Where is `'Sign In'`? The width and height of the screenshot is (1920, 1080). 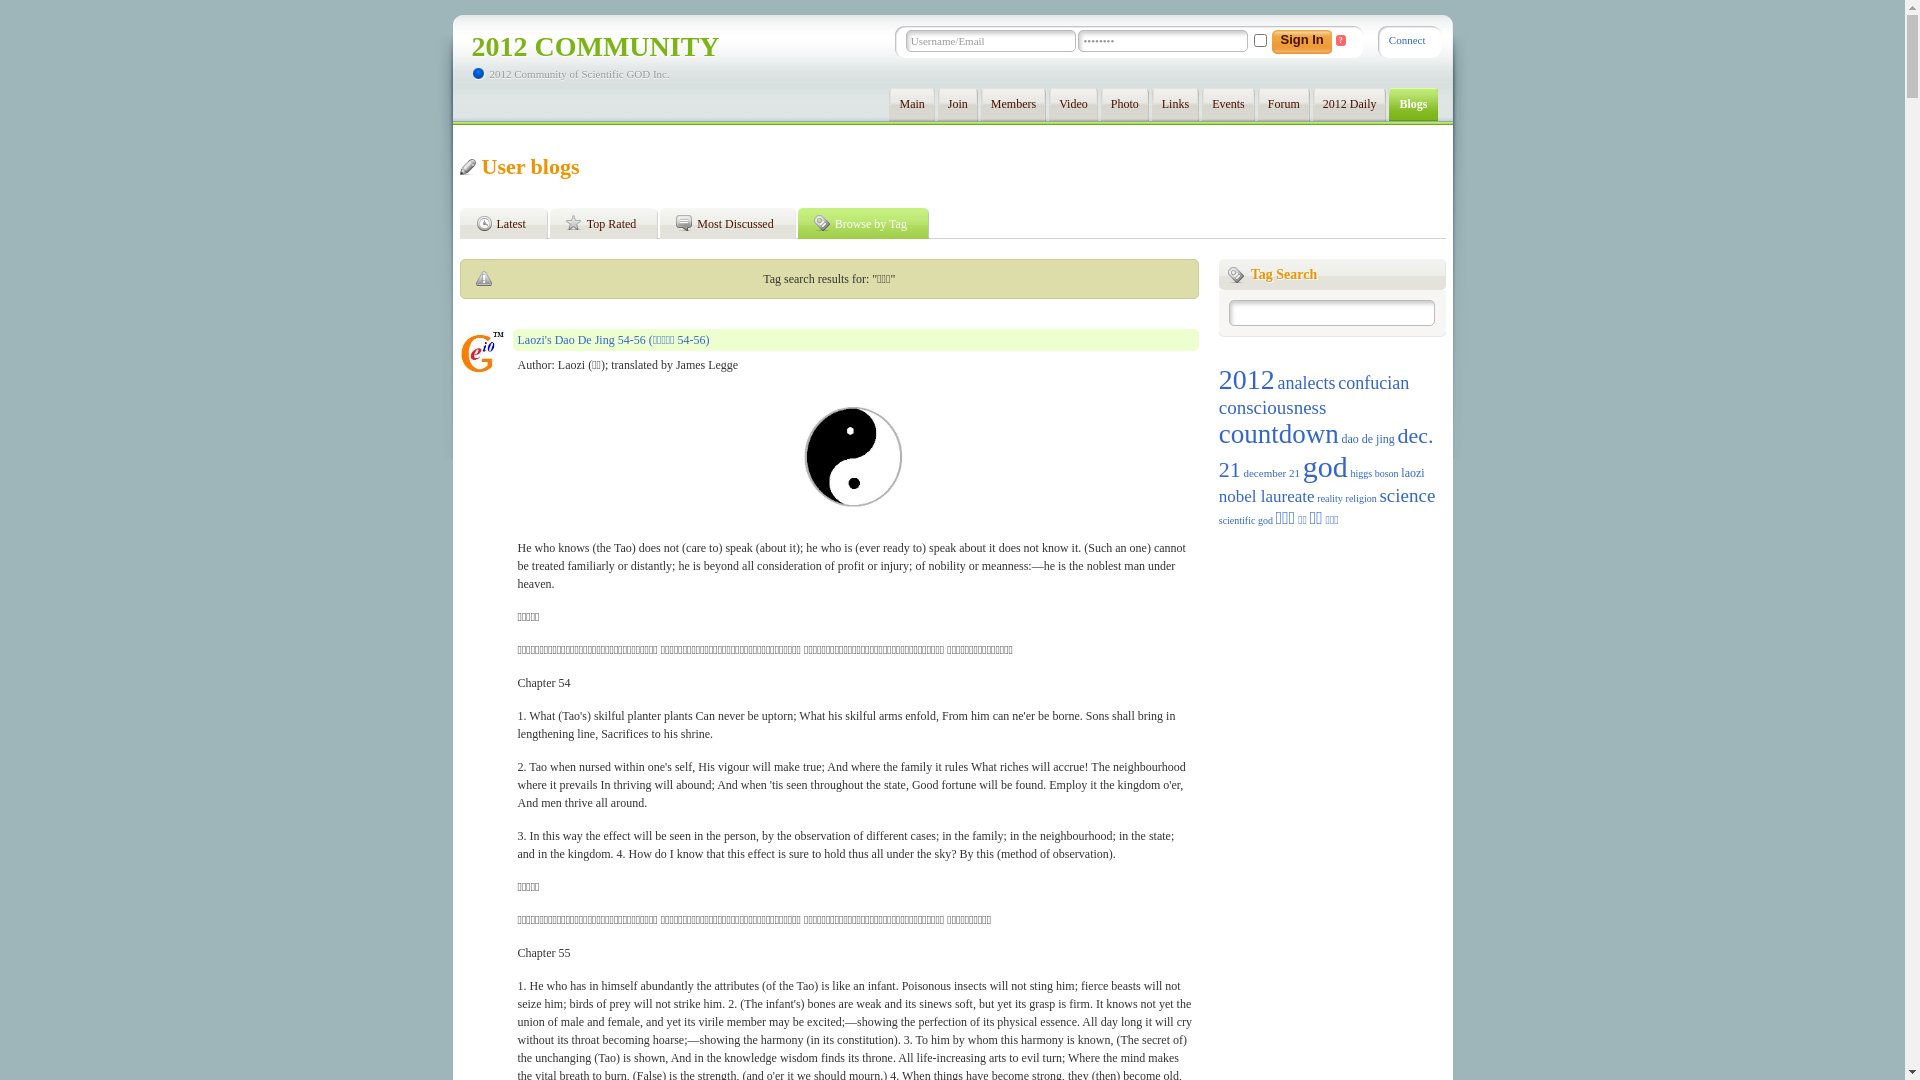 'Sign In' is located at coordinates (1298, 42).